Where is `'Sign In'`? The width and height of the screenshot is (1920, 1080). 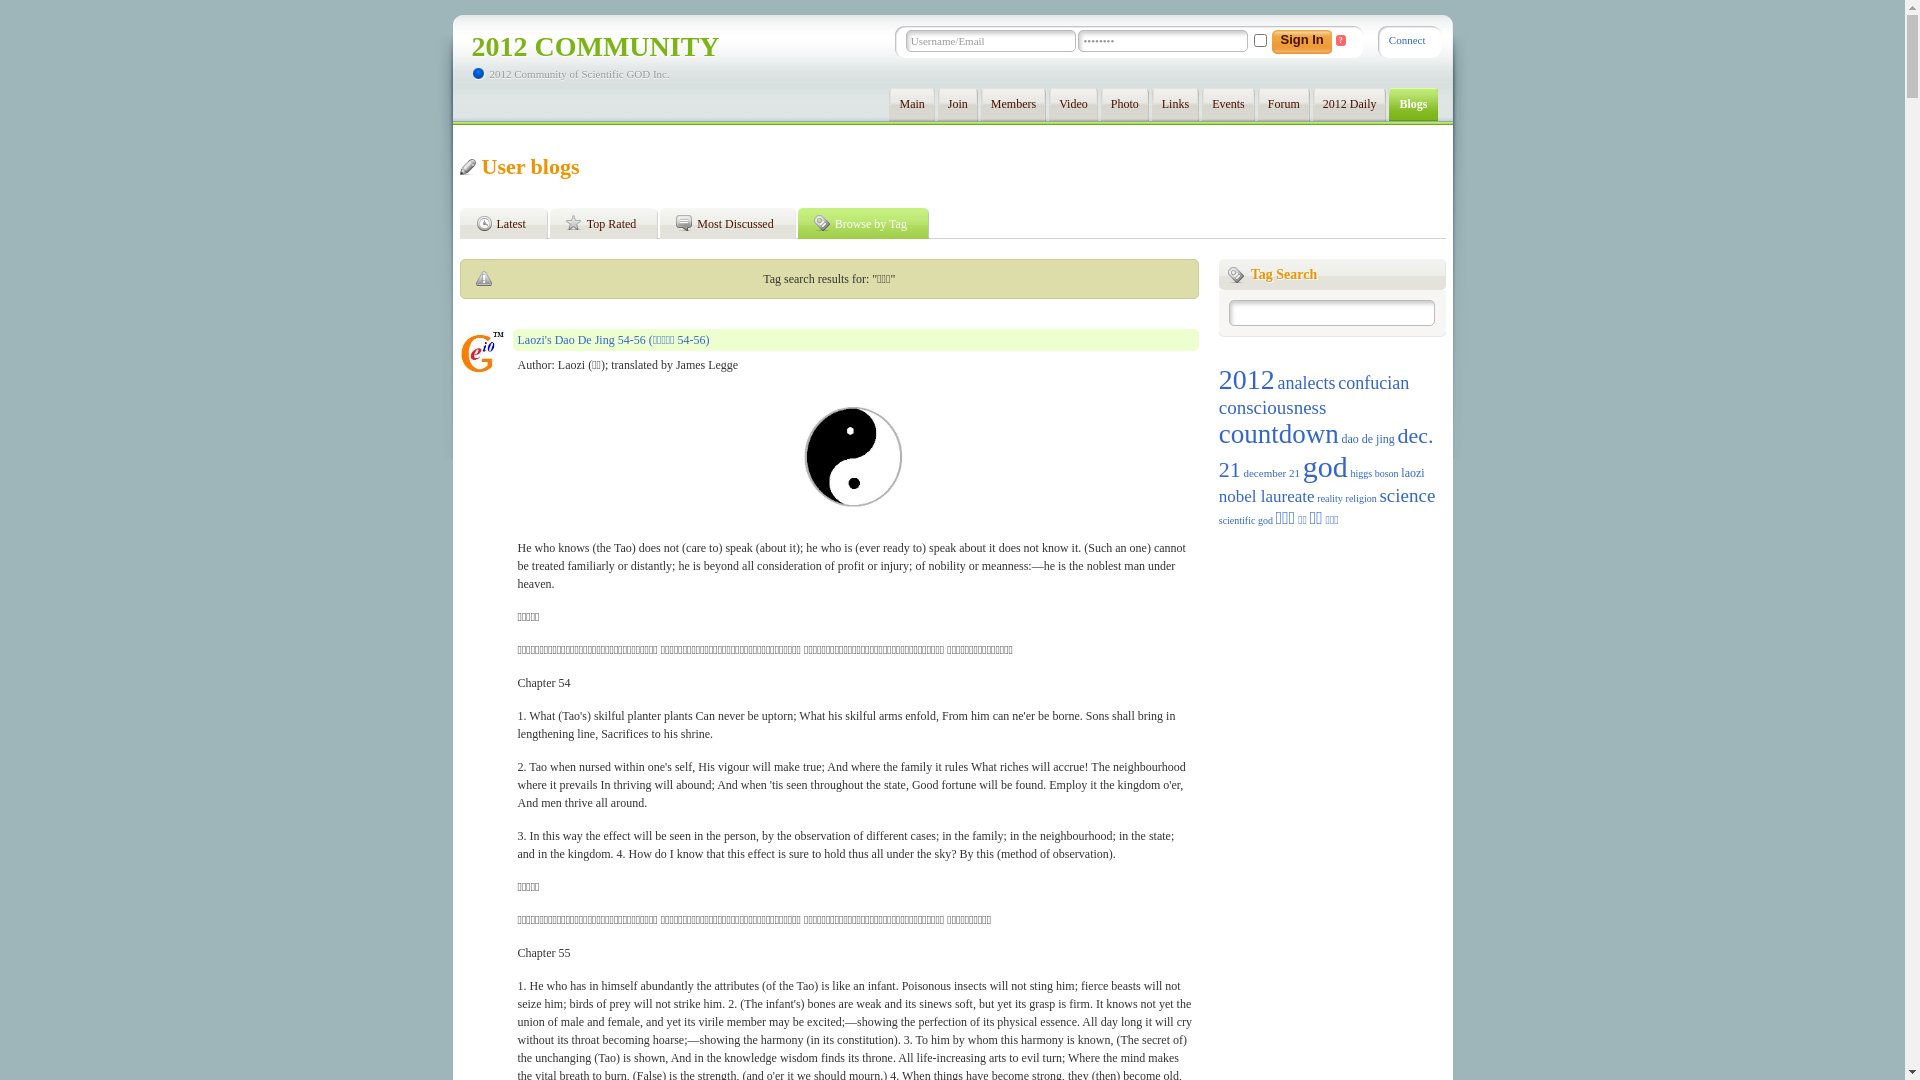 'Sign In' is located at coordinates (1298, 42).